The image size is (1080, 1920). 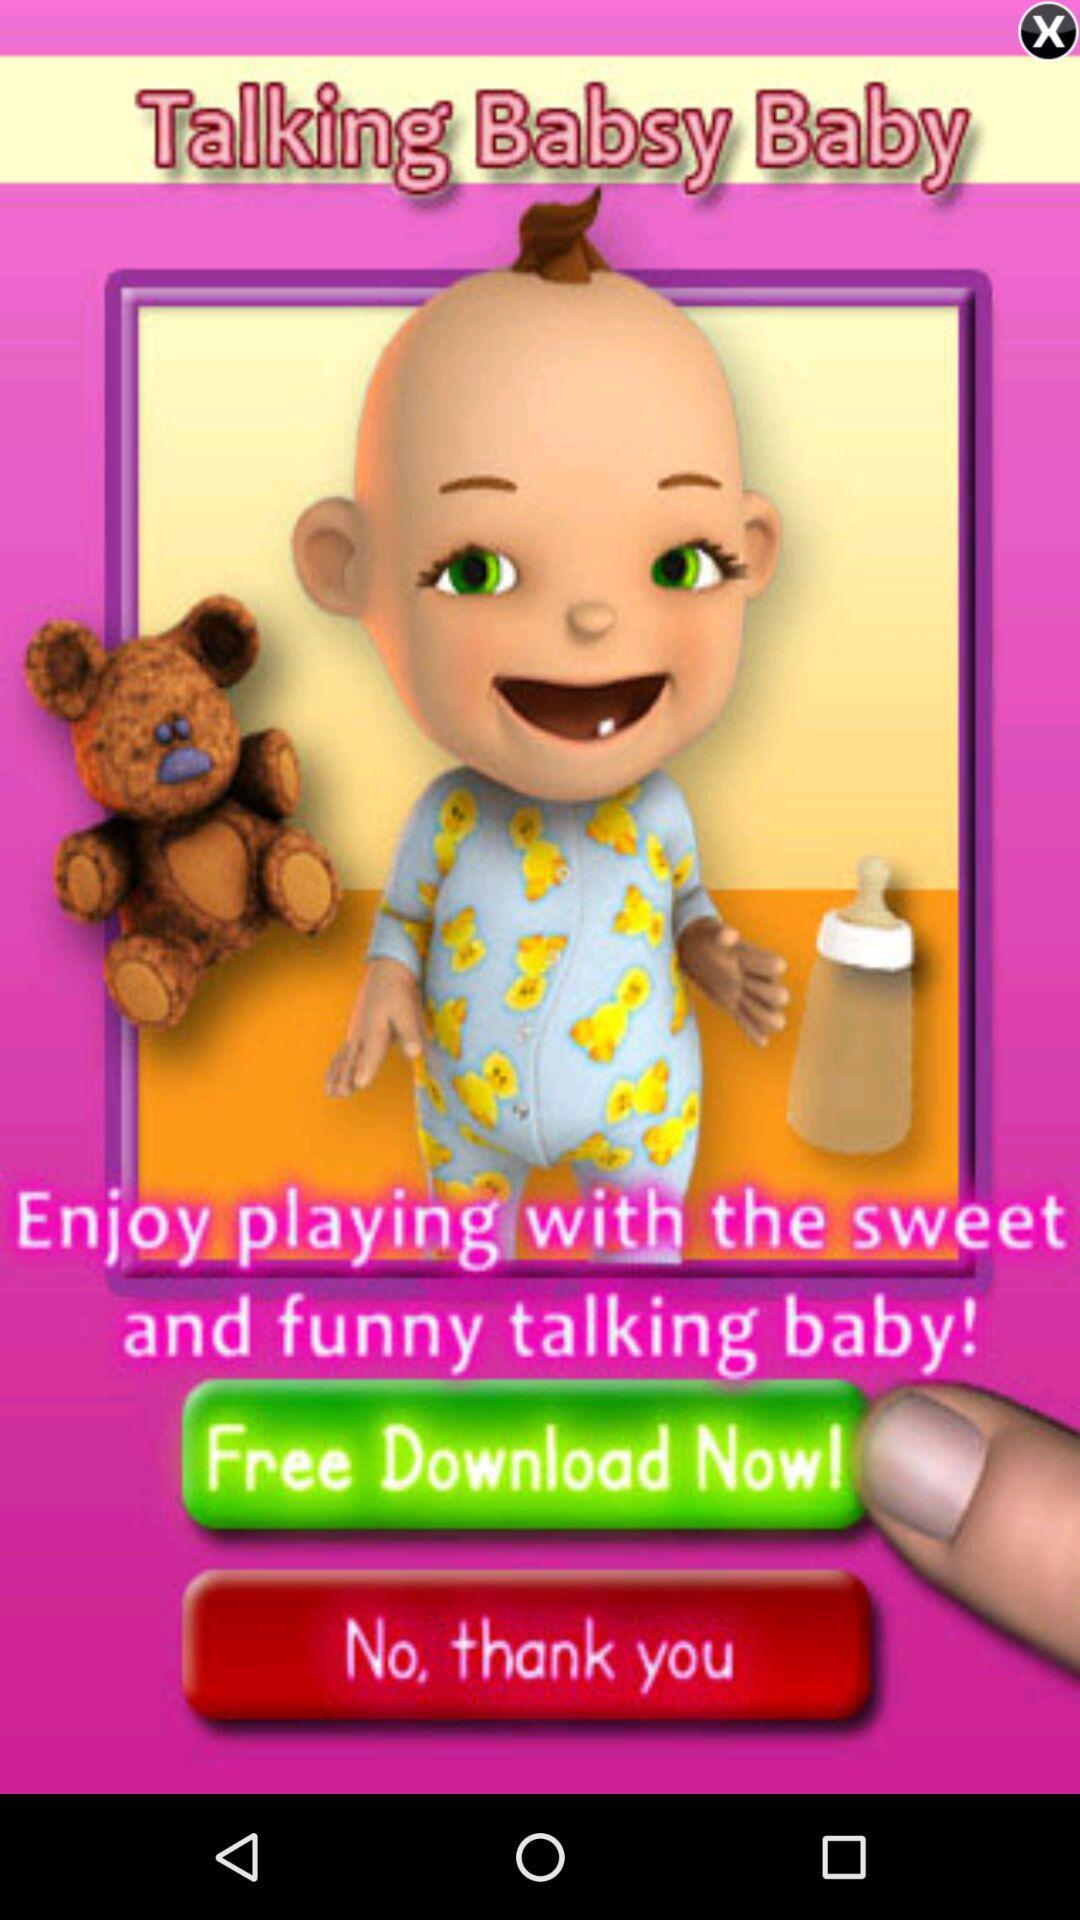 What do you see at coordinates (1047, 31) in the screenshot?
I see `window` at bounding box center [1047, 31].